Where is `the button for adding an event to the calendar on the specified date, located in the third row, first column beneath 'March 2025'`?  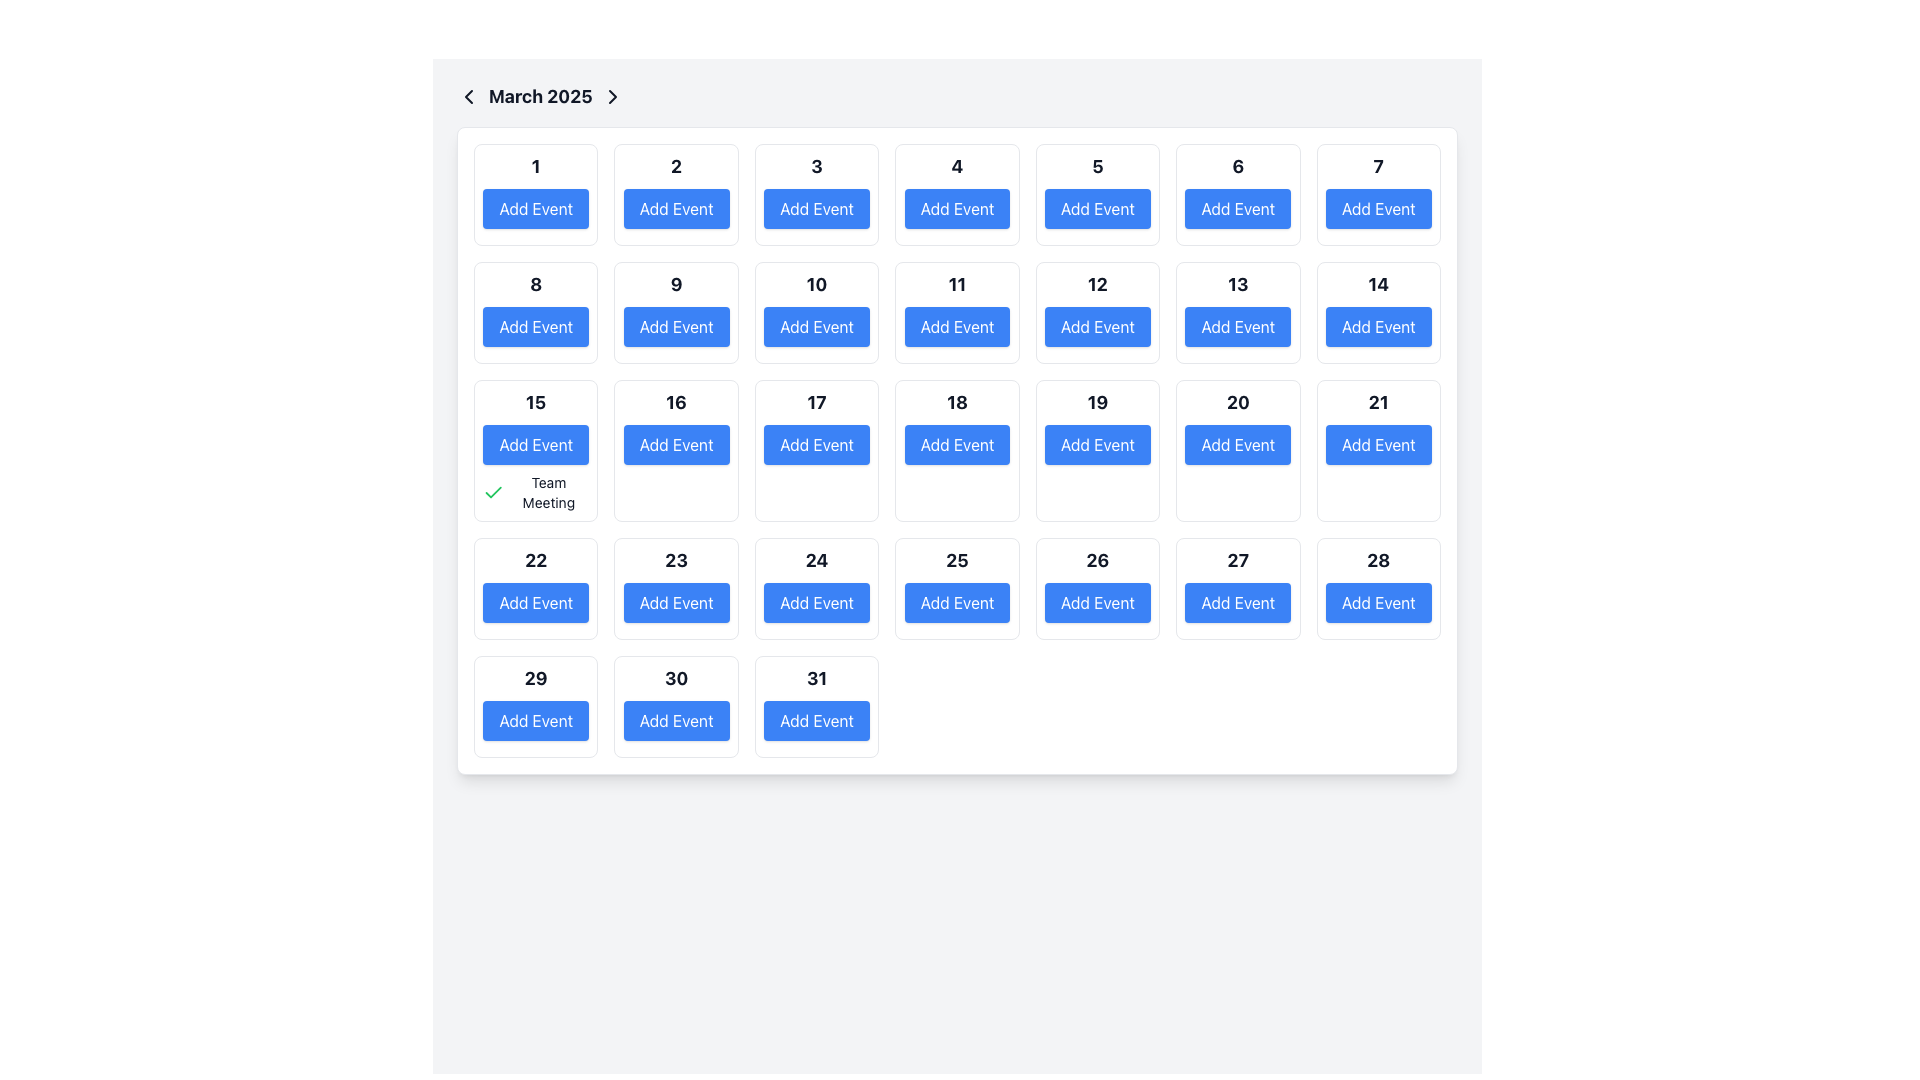 the button for adding an event to the calendar on the specified date, located in the third row, first column beneath 'March 2025' is located at coordinates (536, 443).